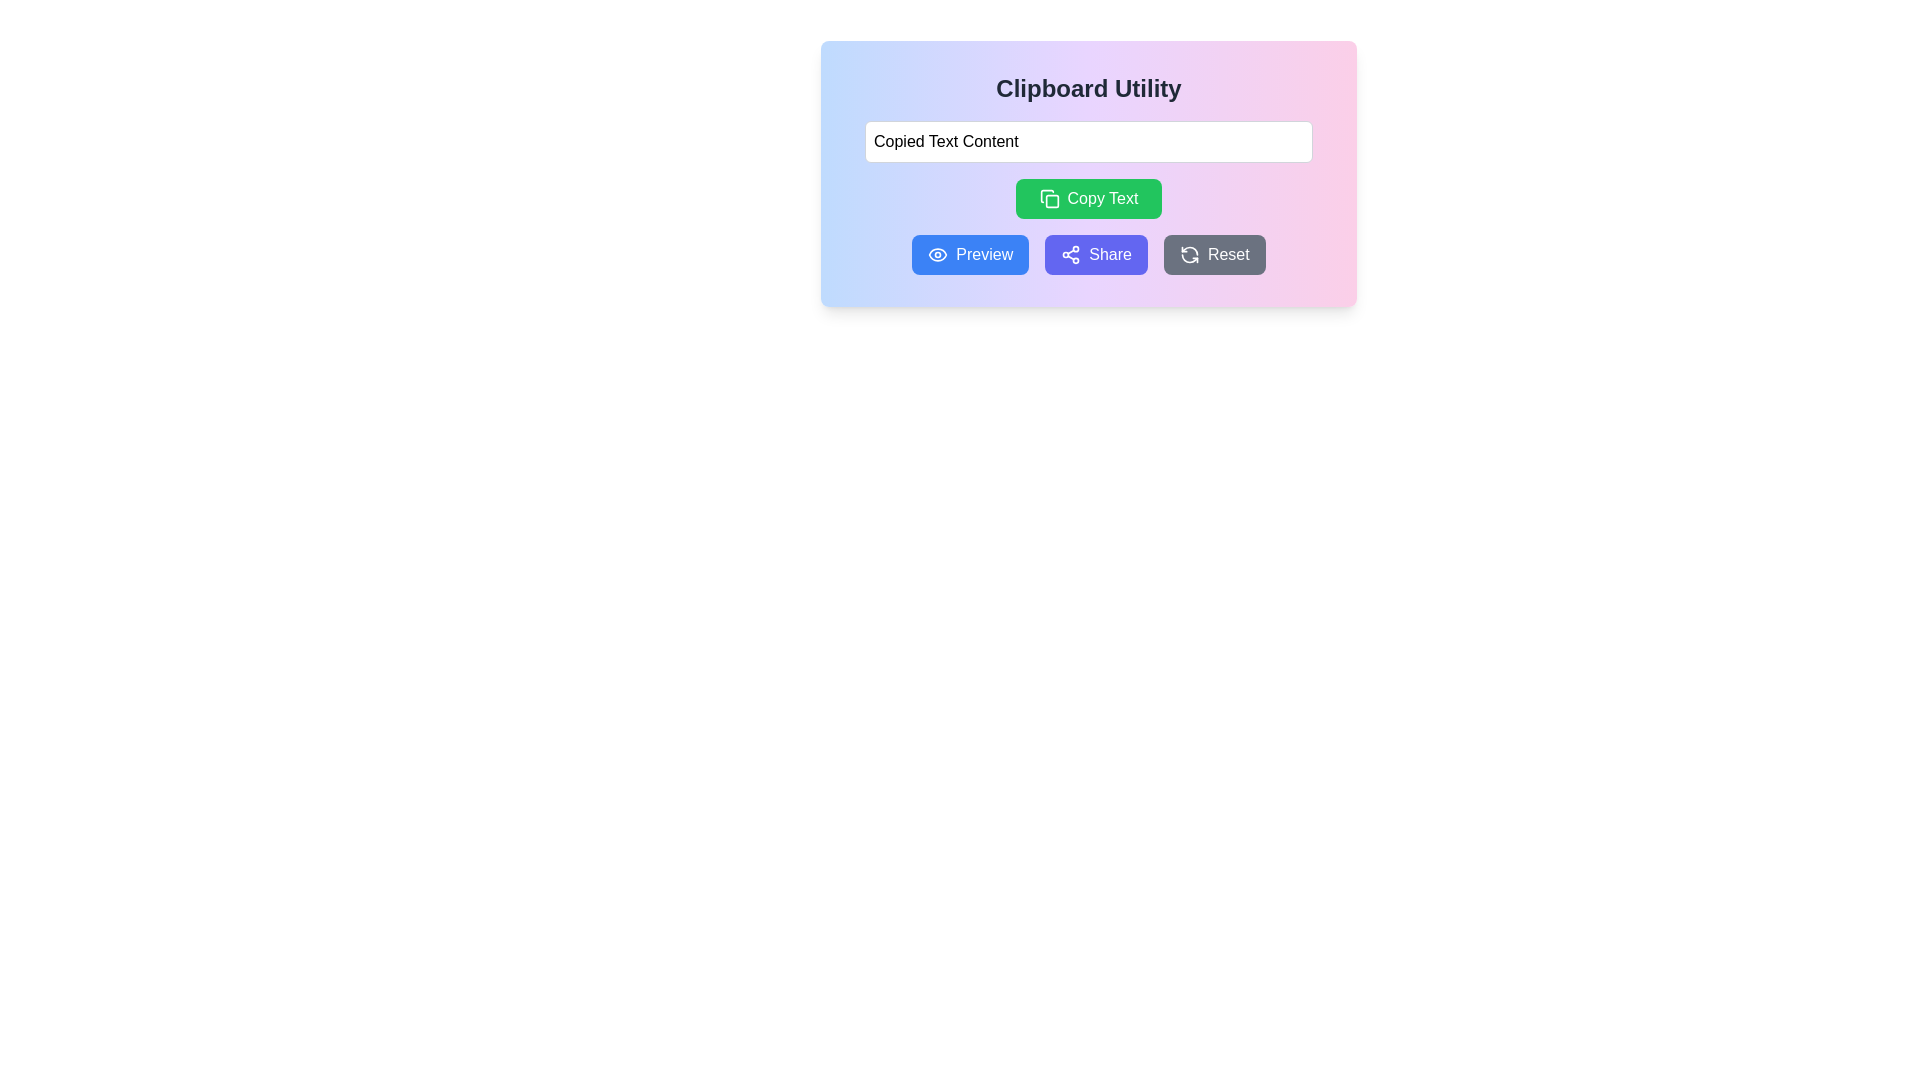  What do you see at coordinates (1088, 199) in the screenshot?
I see `the 'Copy' button located below the input field and above the 'Preview', 'Share', and 'Reset' buttons, which is the second button from the left in its group, to copy the text entered in the input field to the clipboard` at bounding box center [1088, 199].